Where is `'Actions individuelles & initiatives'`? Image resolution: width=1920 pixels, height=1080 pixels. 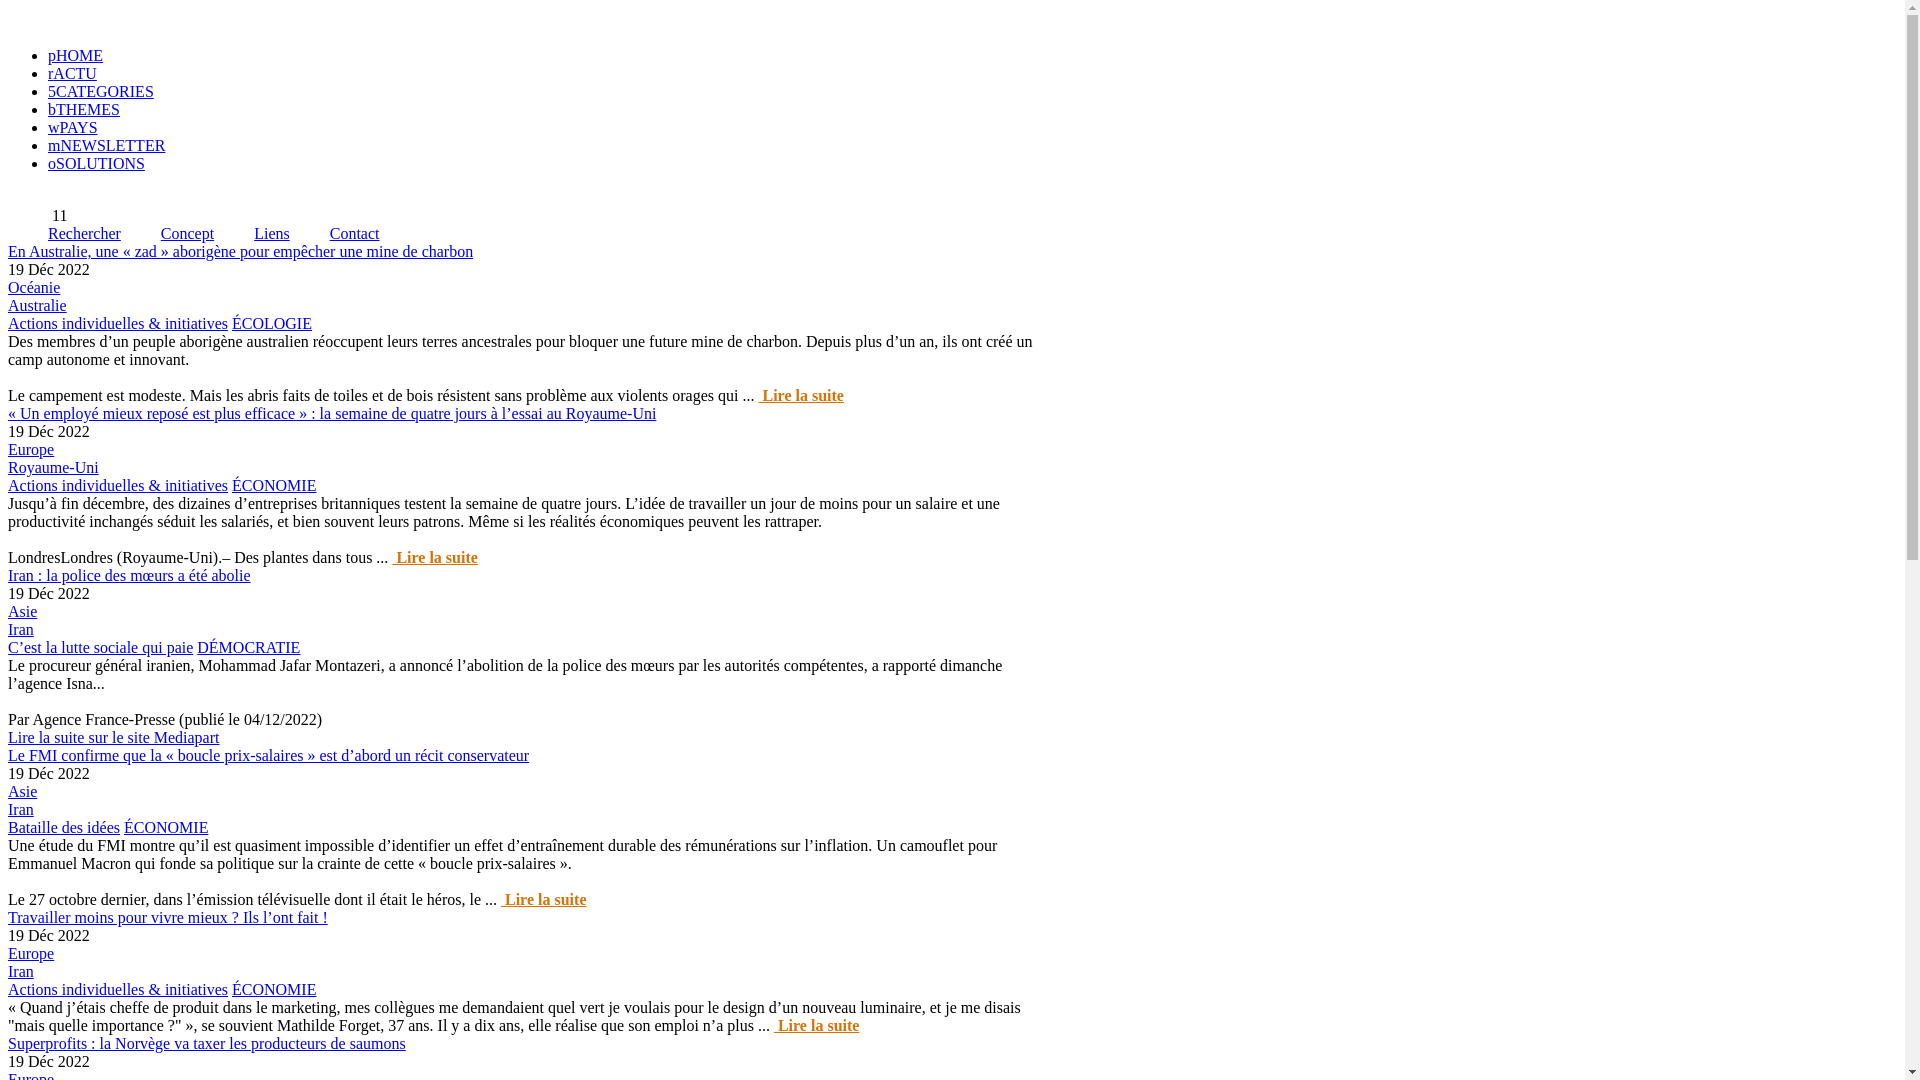 'Actions individuelles & initiatives' is located at coordinates (117, 988).